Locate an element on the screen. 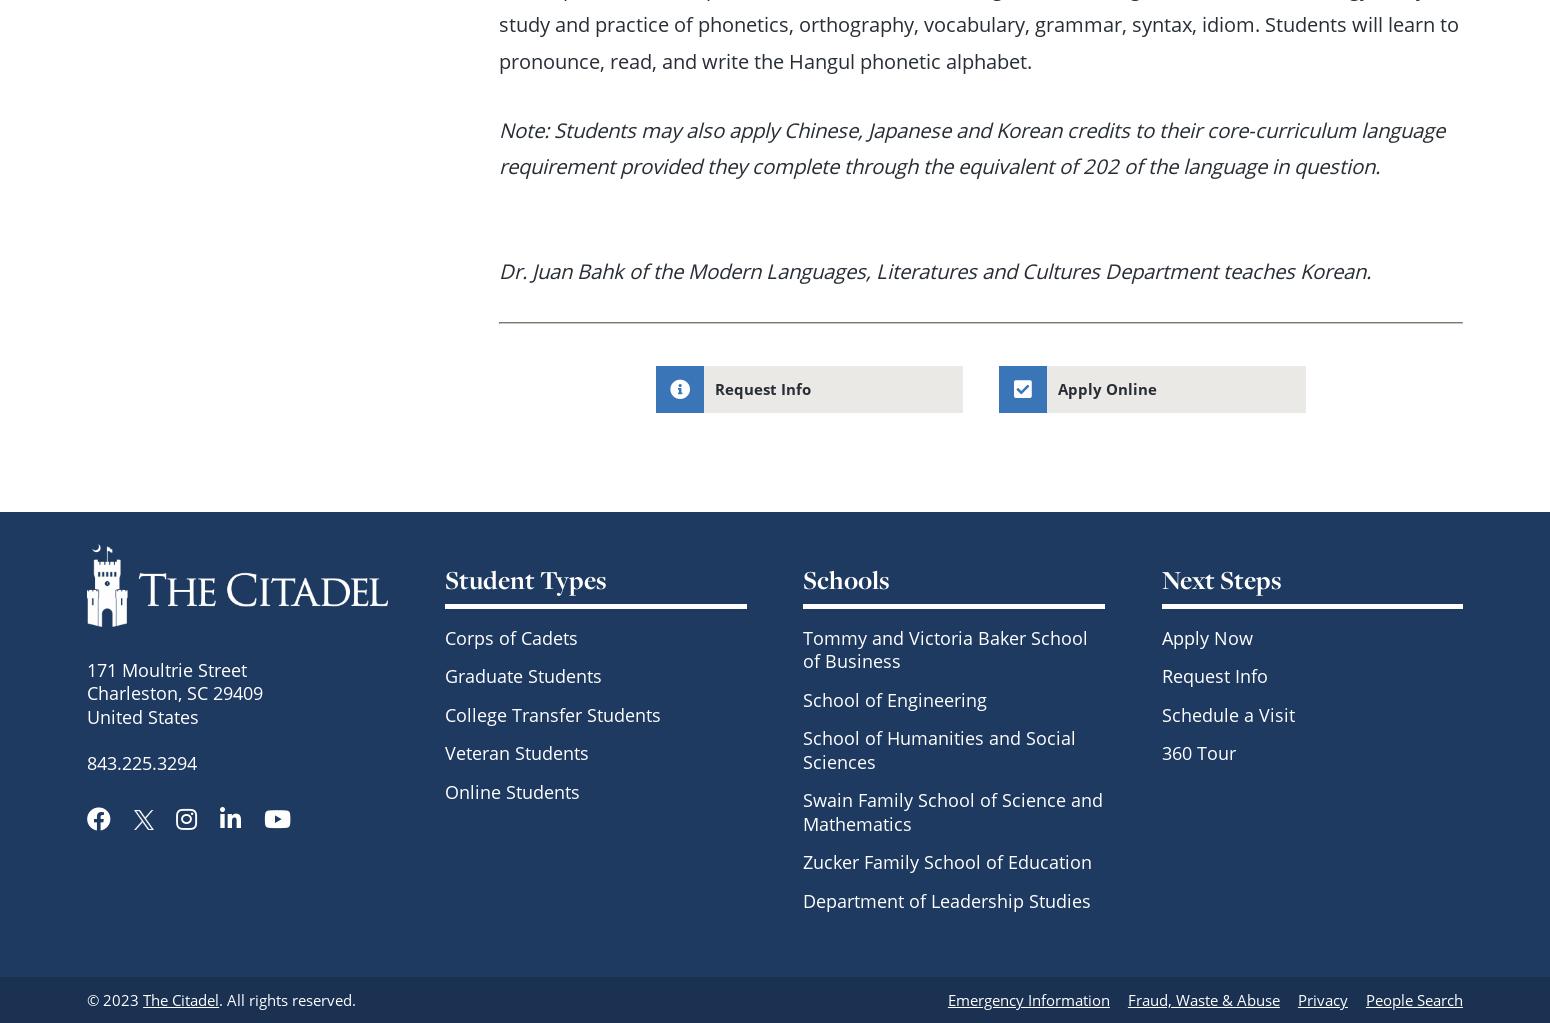 This screenshot has width=1550, height=1023. 'Student Types' is located at coordinates (525, 578).